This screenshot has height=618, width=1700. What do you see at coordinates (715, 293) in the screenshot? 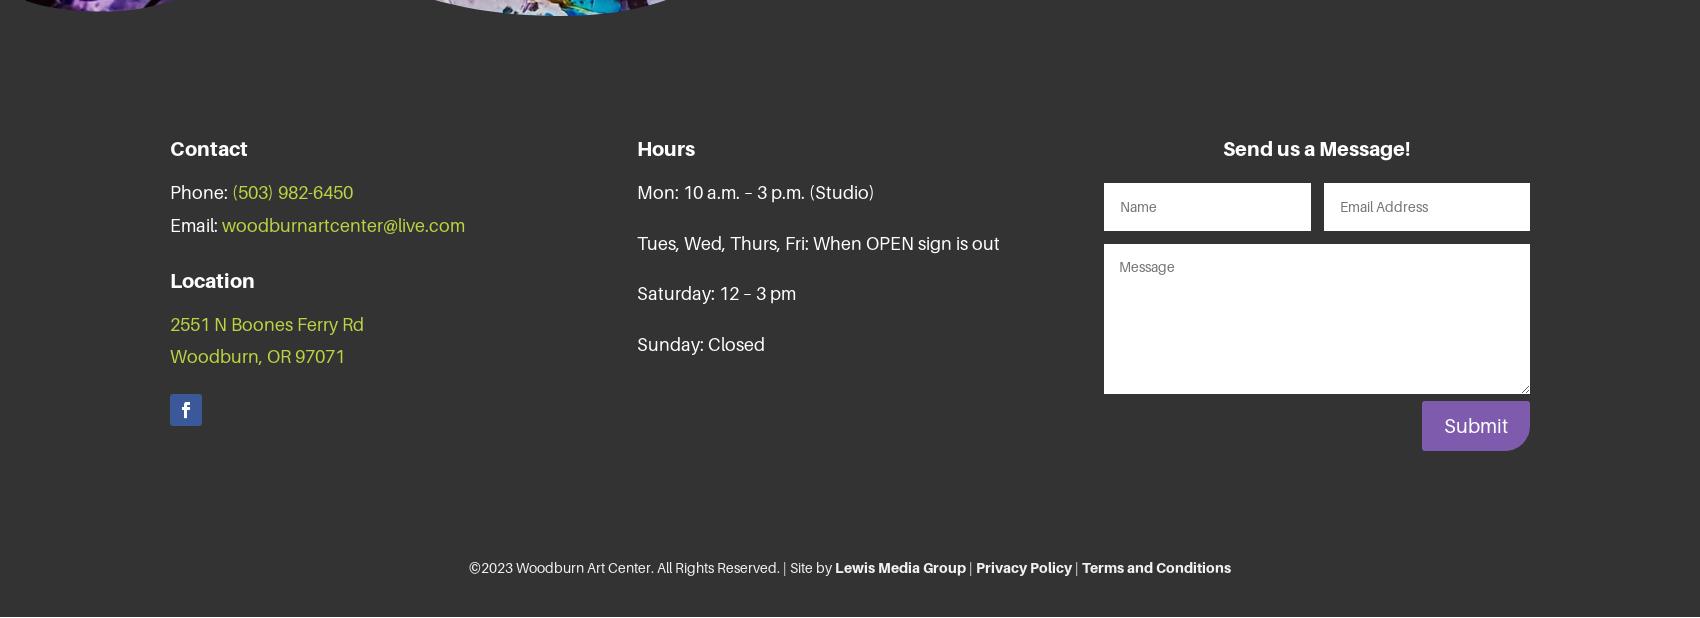
I see `'Saturday: 12 – 3 pm'` at bounding box center [715, 293].